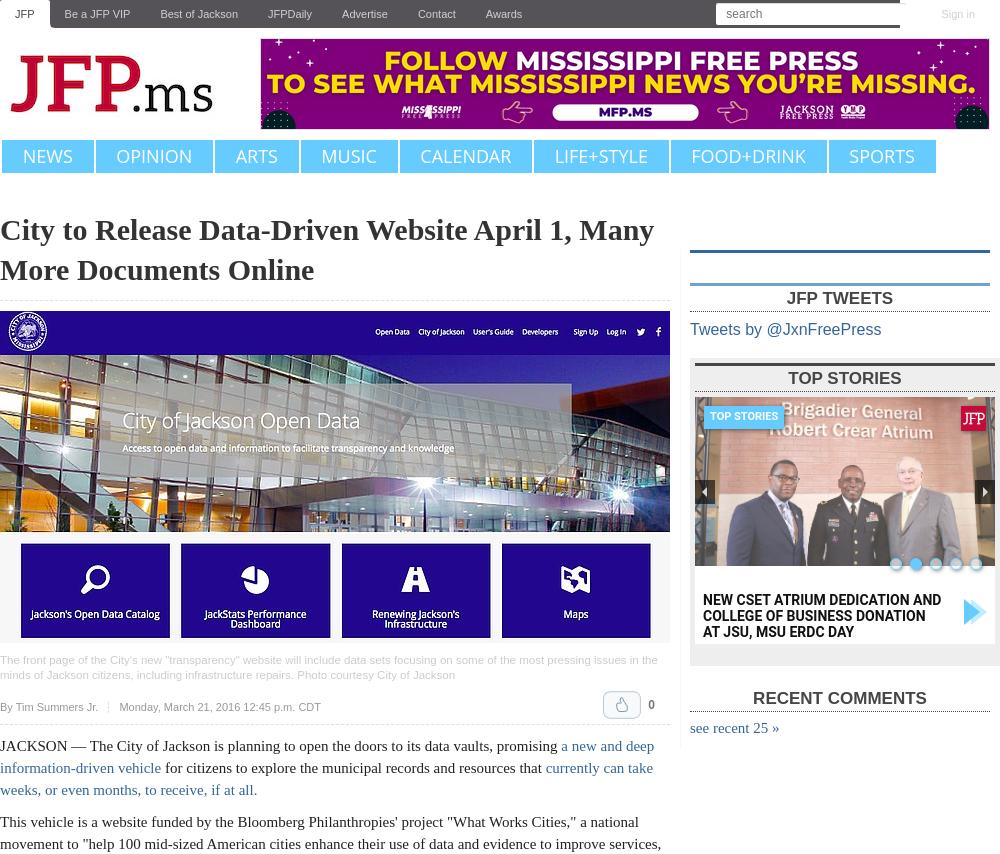  I want to click on 'Calendar', so click(464, 156).